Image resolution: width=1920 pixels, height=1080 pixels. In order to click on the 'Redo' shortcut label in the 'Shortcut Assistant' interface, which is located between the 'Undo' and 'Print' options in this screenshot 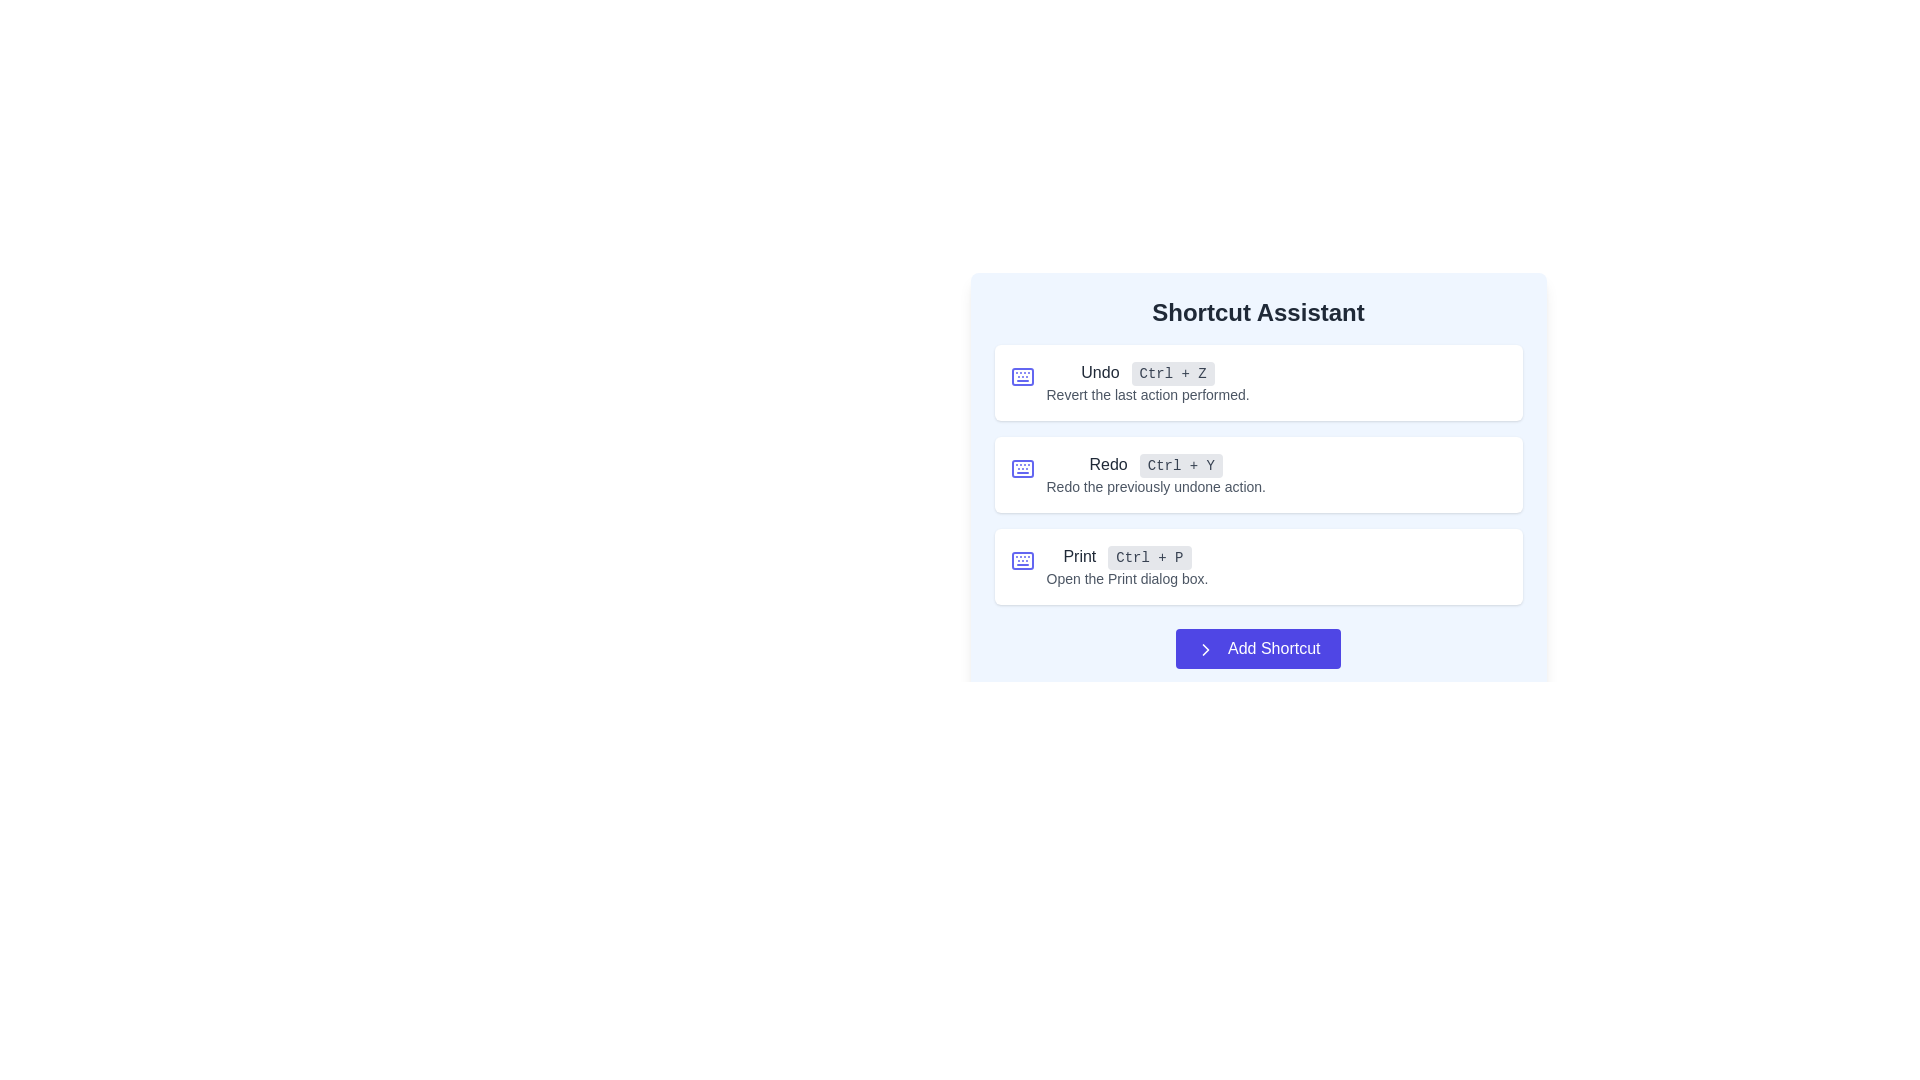, I will do `click(1156, 465)`.